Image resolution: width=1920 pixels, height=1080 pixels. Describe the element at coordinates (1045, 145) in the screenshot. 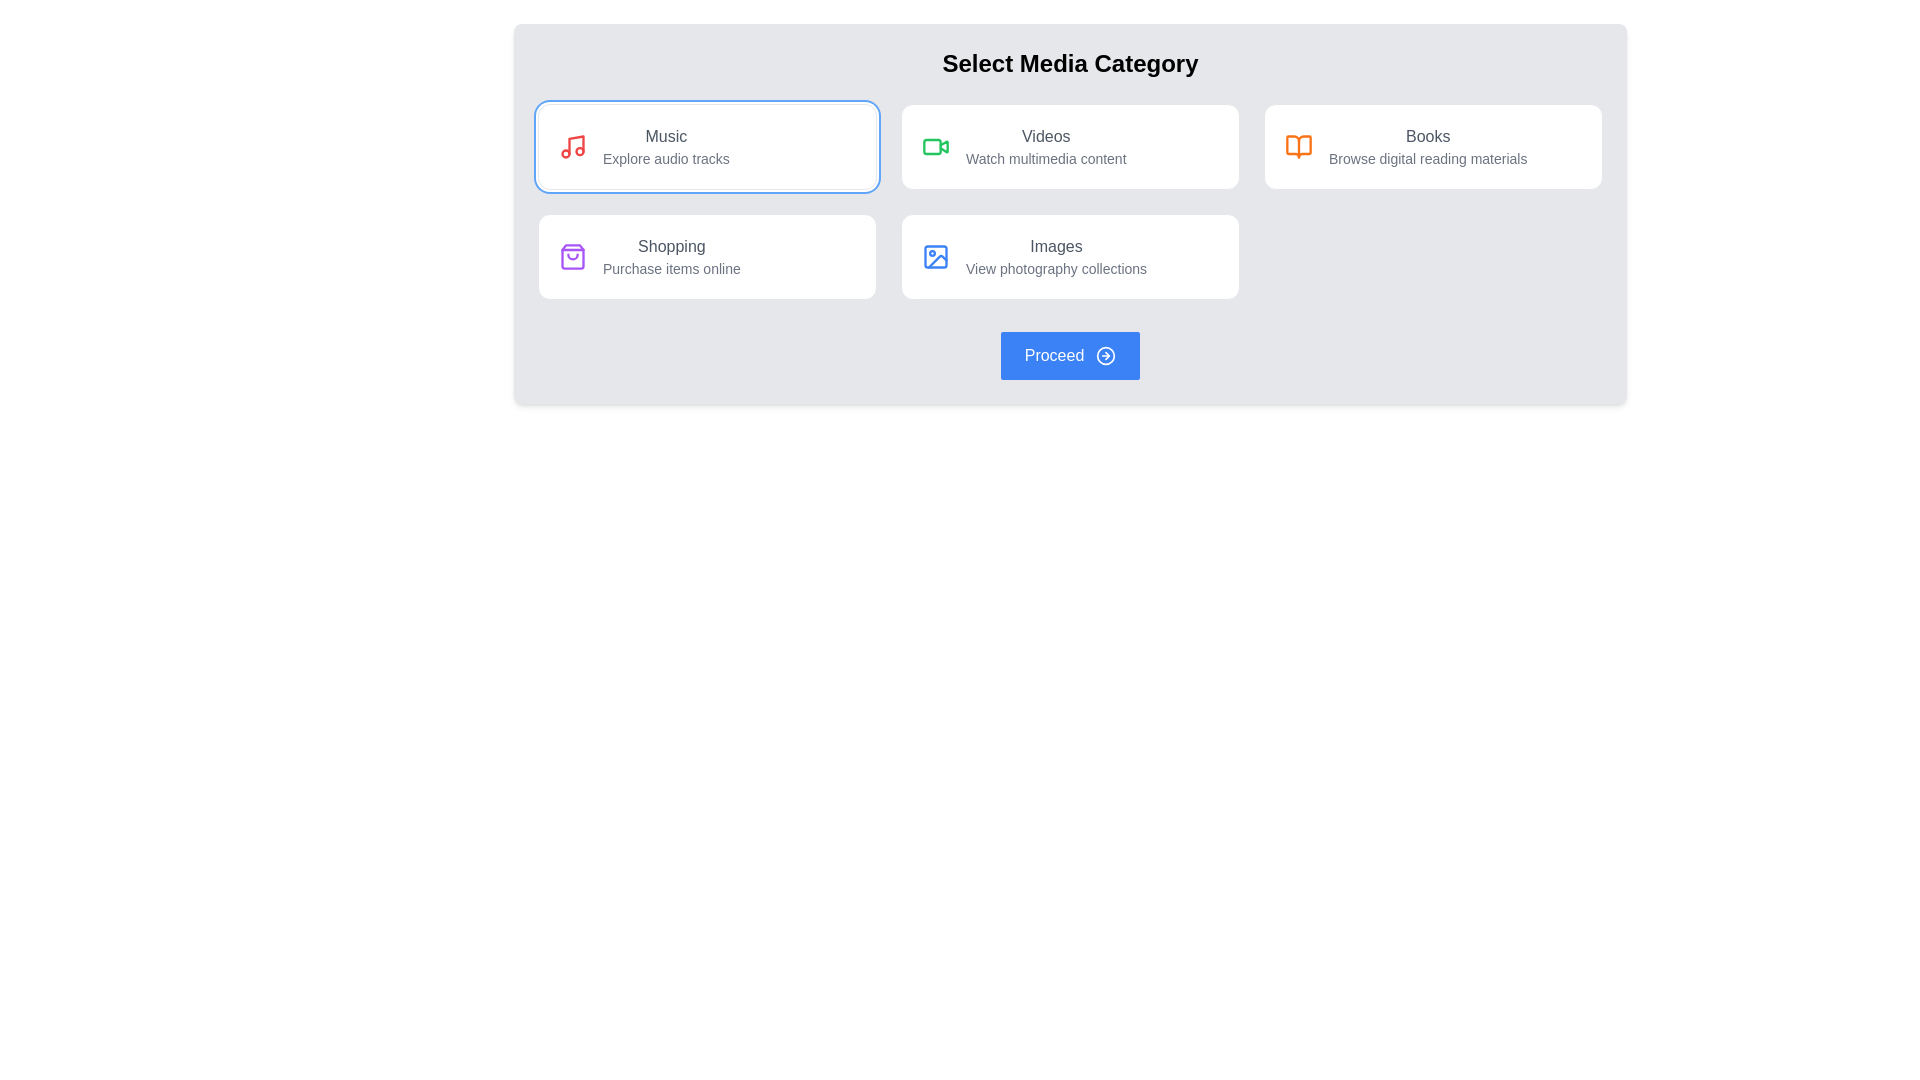

I see `to select the 'Videos' category from the navigation options located in the top row, second from the left, adjacent to 'Music' and 'Books'` at that location.